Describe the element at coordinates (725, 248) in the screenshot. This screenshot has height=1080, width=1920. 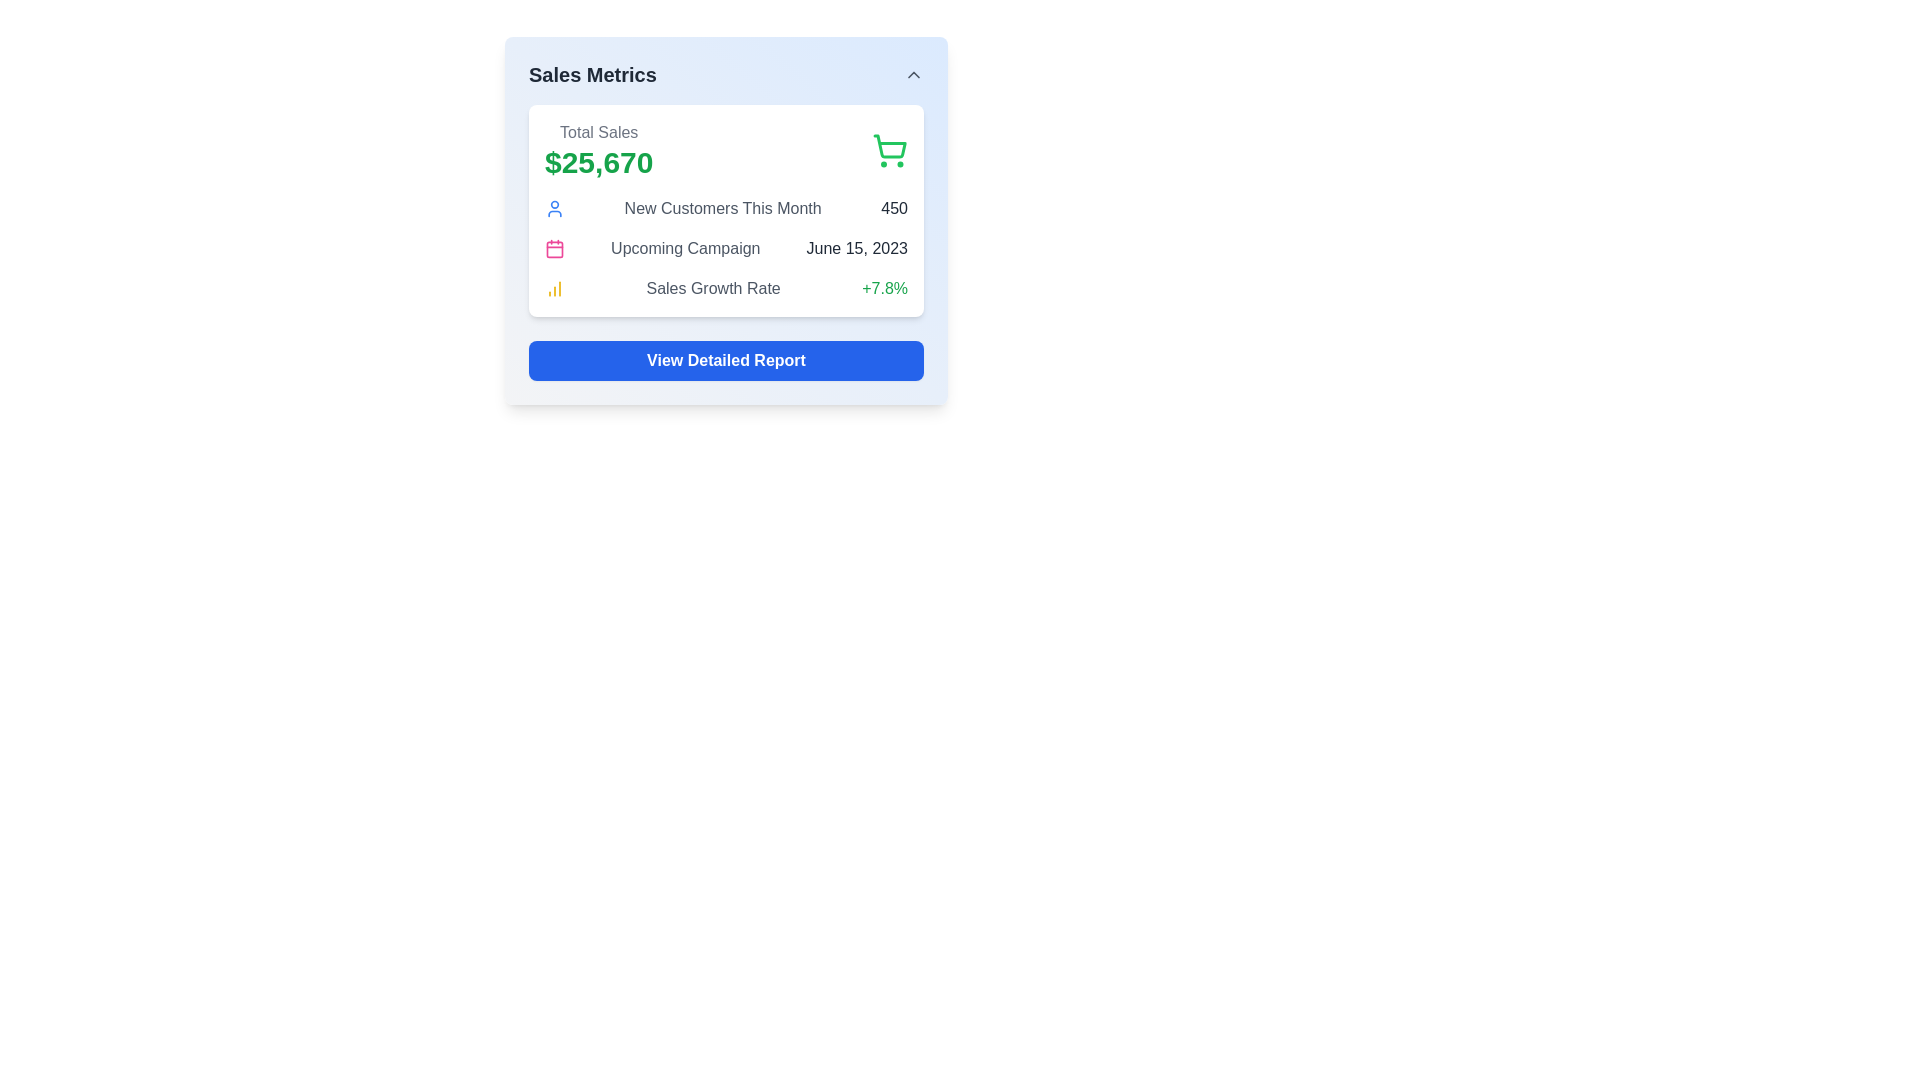
I see `the Information panel containing structured metrics, which includes rows with icons and descriptive text, positioned within the 'Sales Metrics' card` at that location.